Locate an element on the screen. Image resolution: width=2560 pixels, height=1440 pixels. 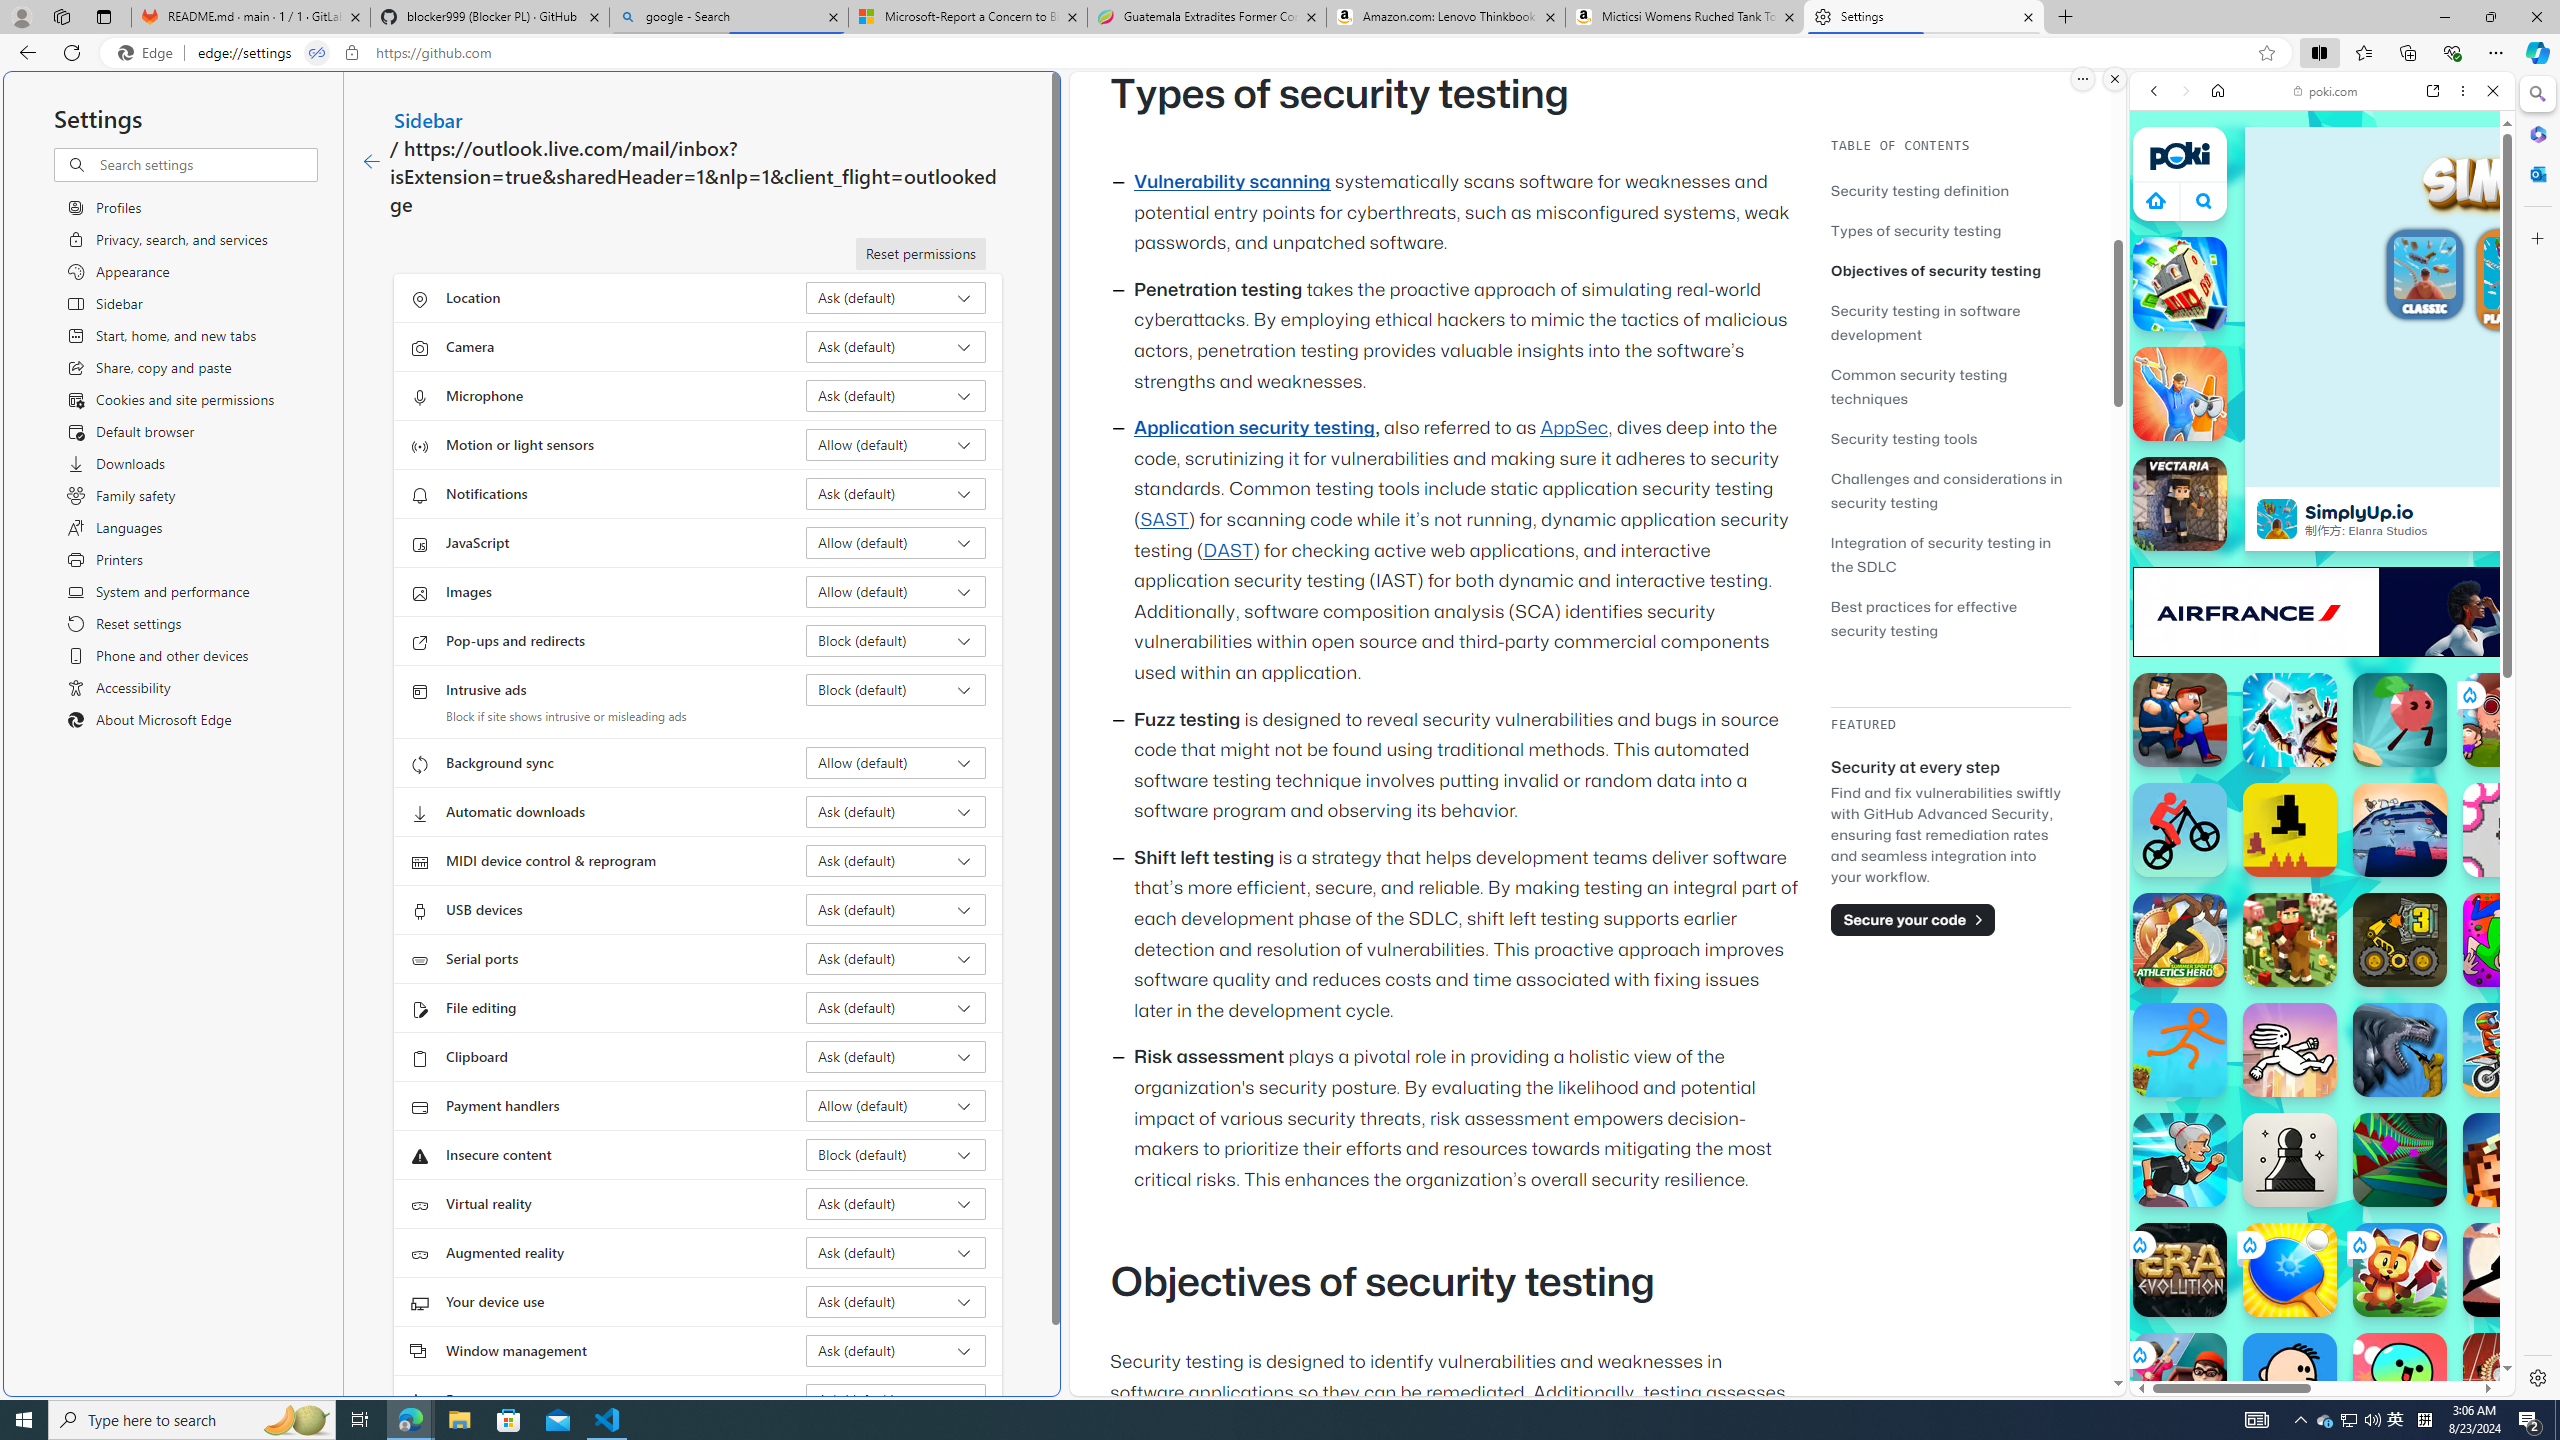
'SUBWAY SURFERS - Play Online for Free! | Poki' is located at coordinates (2314, 1344).